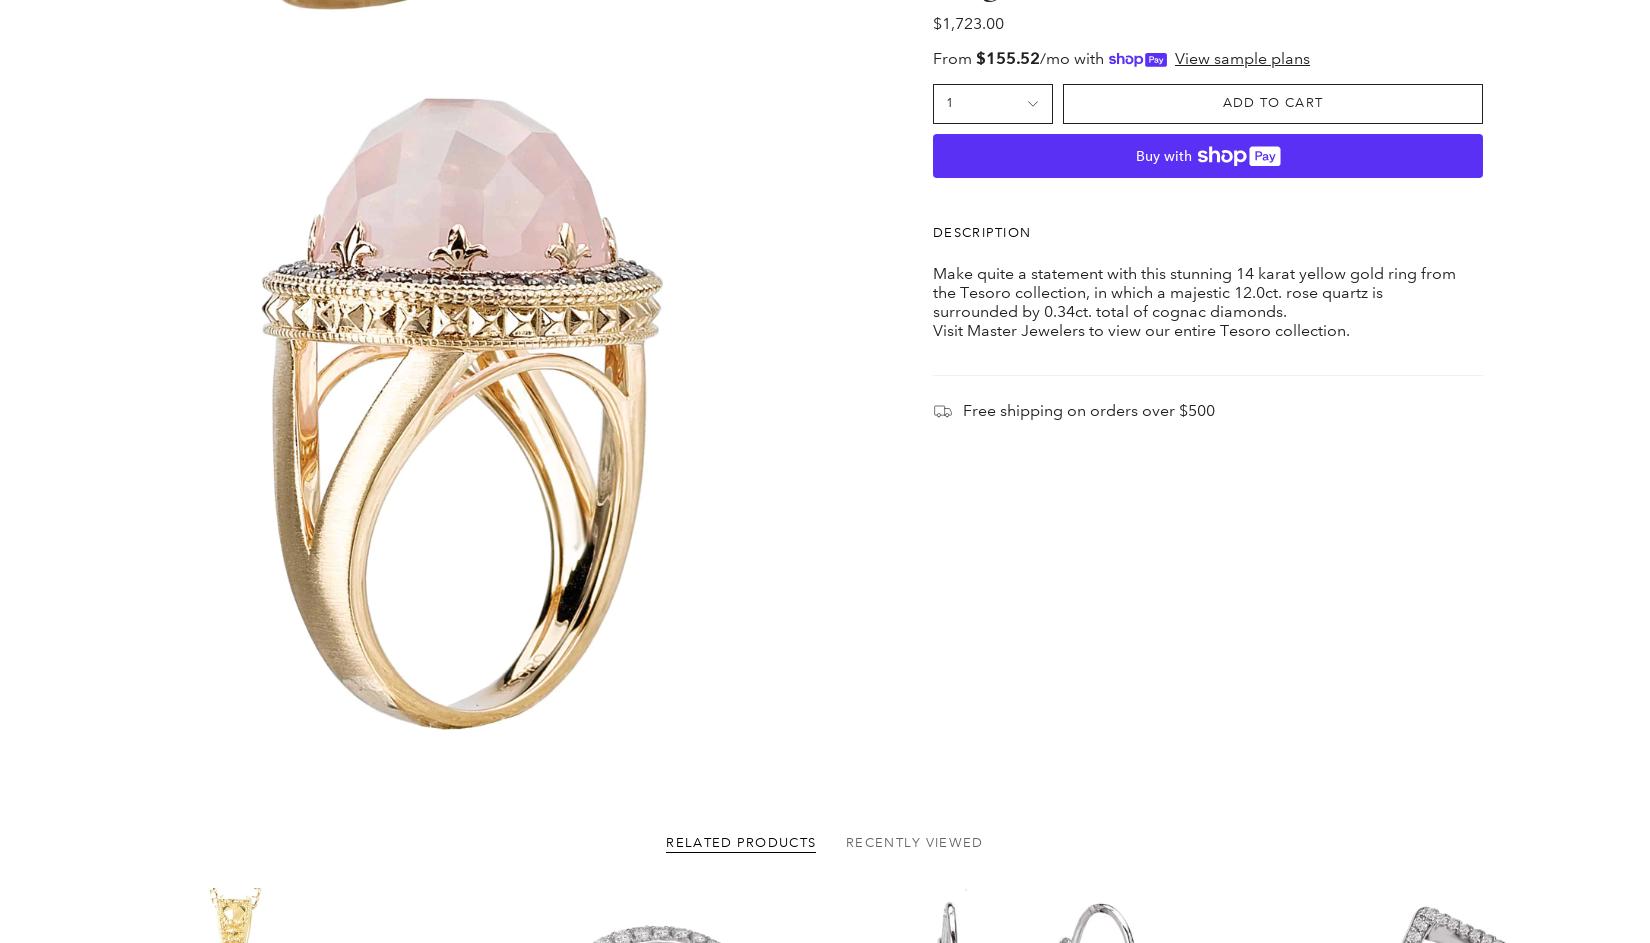 This screenshot has height=943, width=1650. Describe the element at coordinates (631, 626) in the screenshot. I see `'Main menu'` at that location.